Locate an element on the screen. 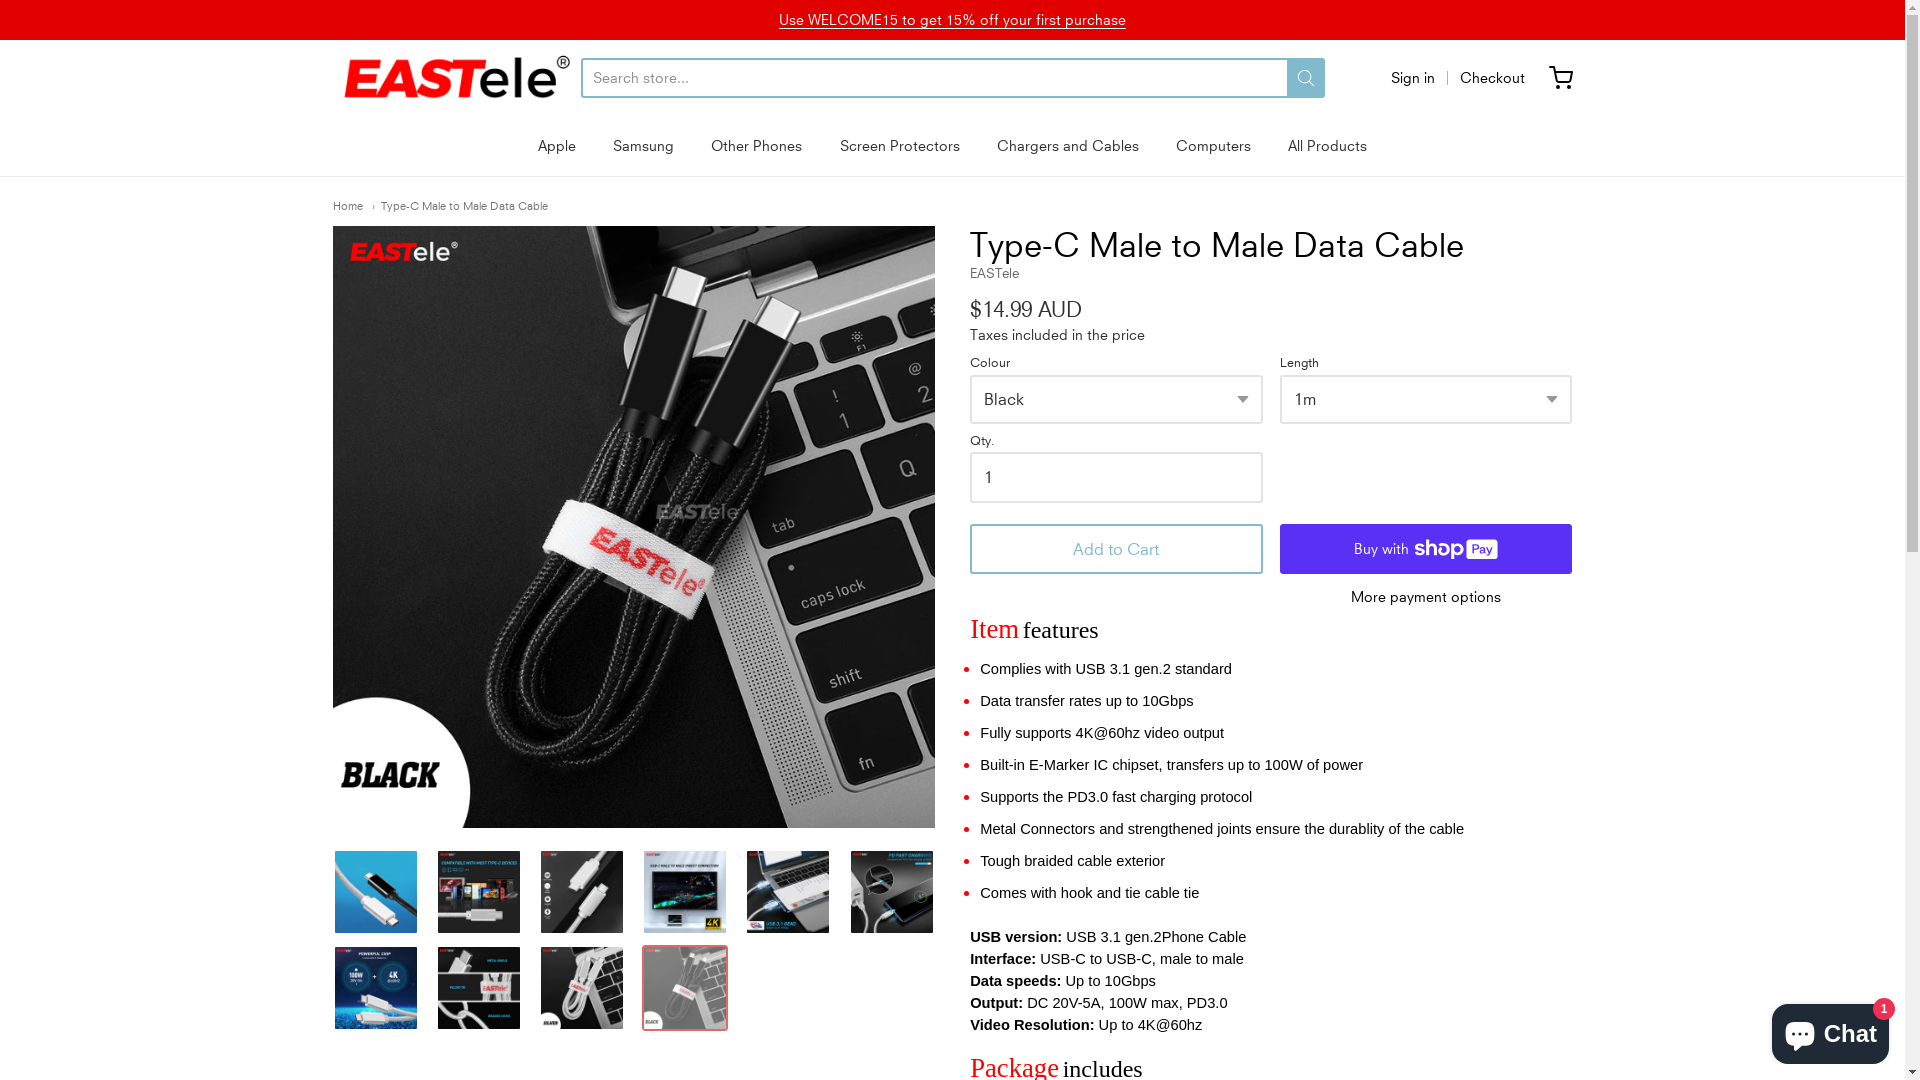  'Type-C Male to Male Data Cable' is located at coordinates (478, 986).